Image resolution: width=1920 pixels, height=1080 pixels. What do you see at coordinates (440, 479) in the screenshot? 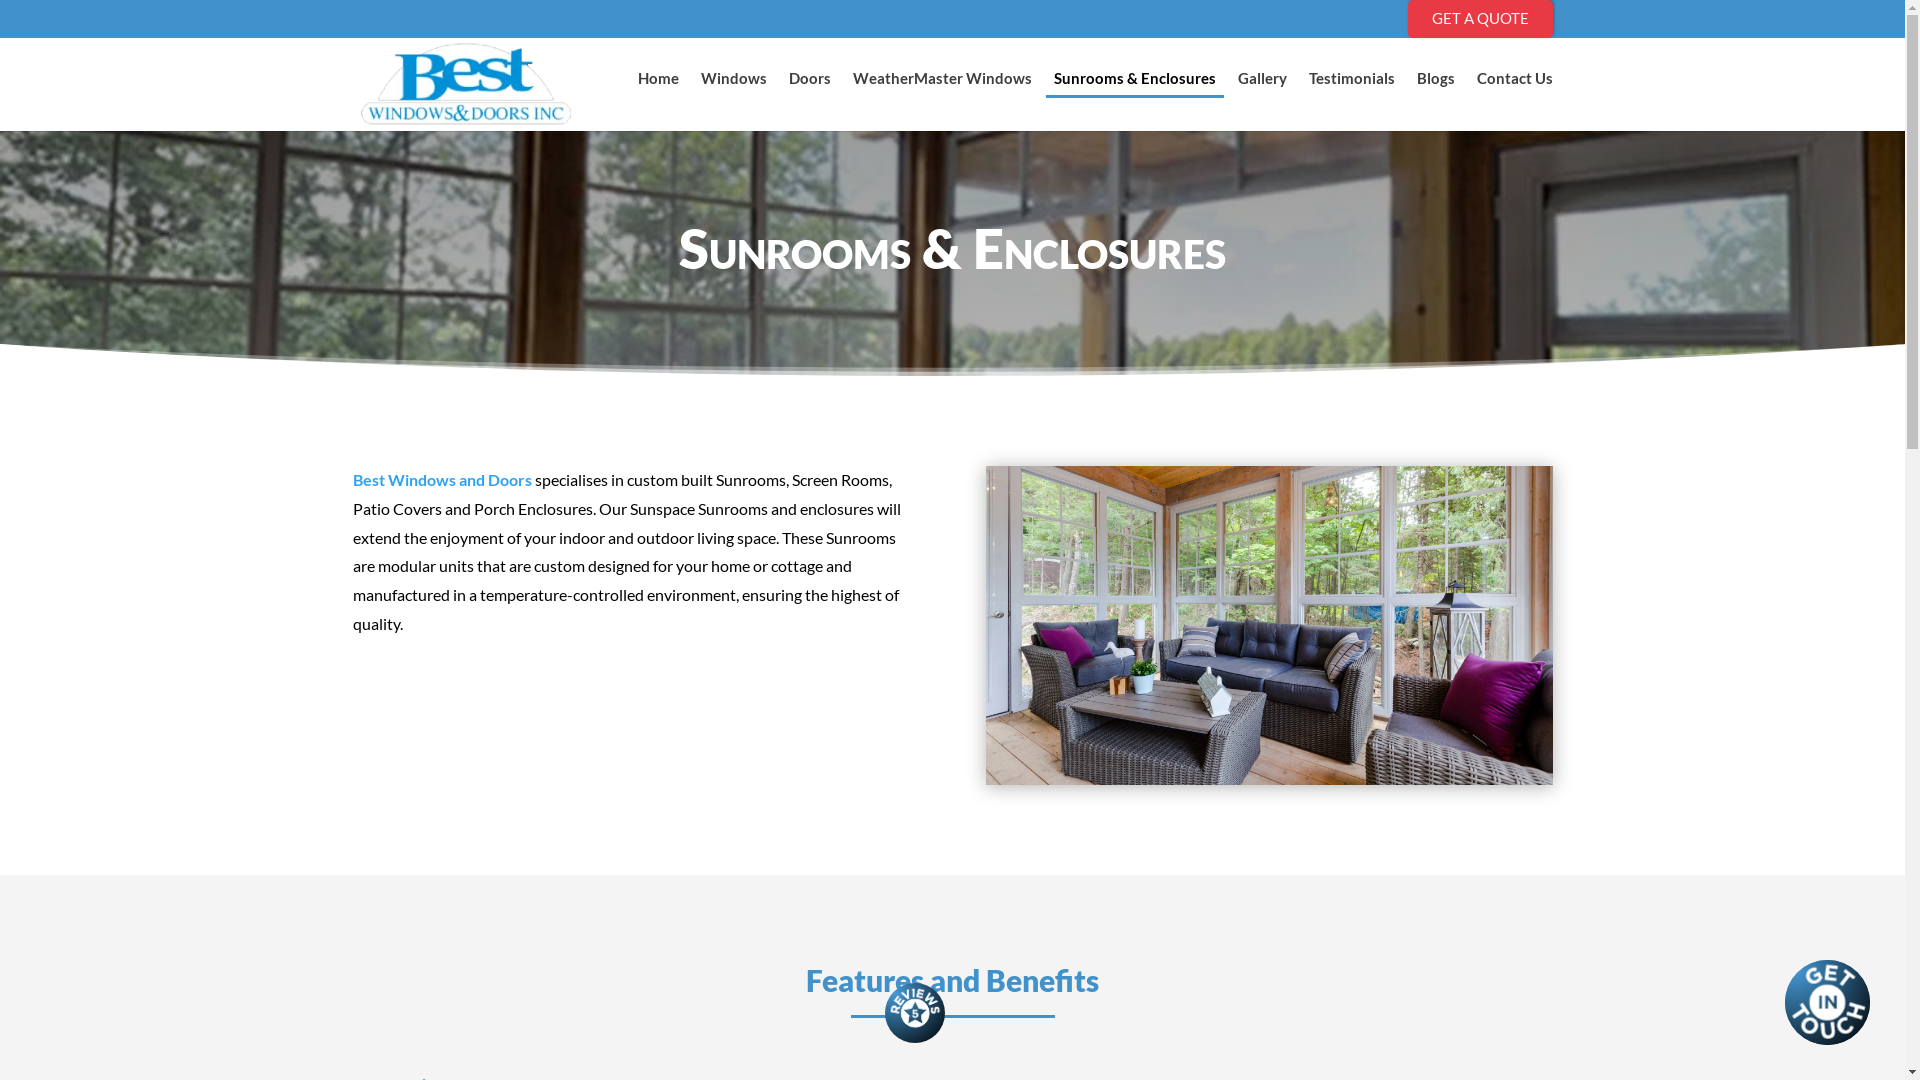
I see `'Best Windows and Doors'` at bounding box center [440, 479].